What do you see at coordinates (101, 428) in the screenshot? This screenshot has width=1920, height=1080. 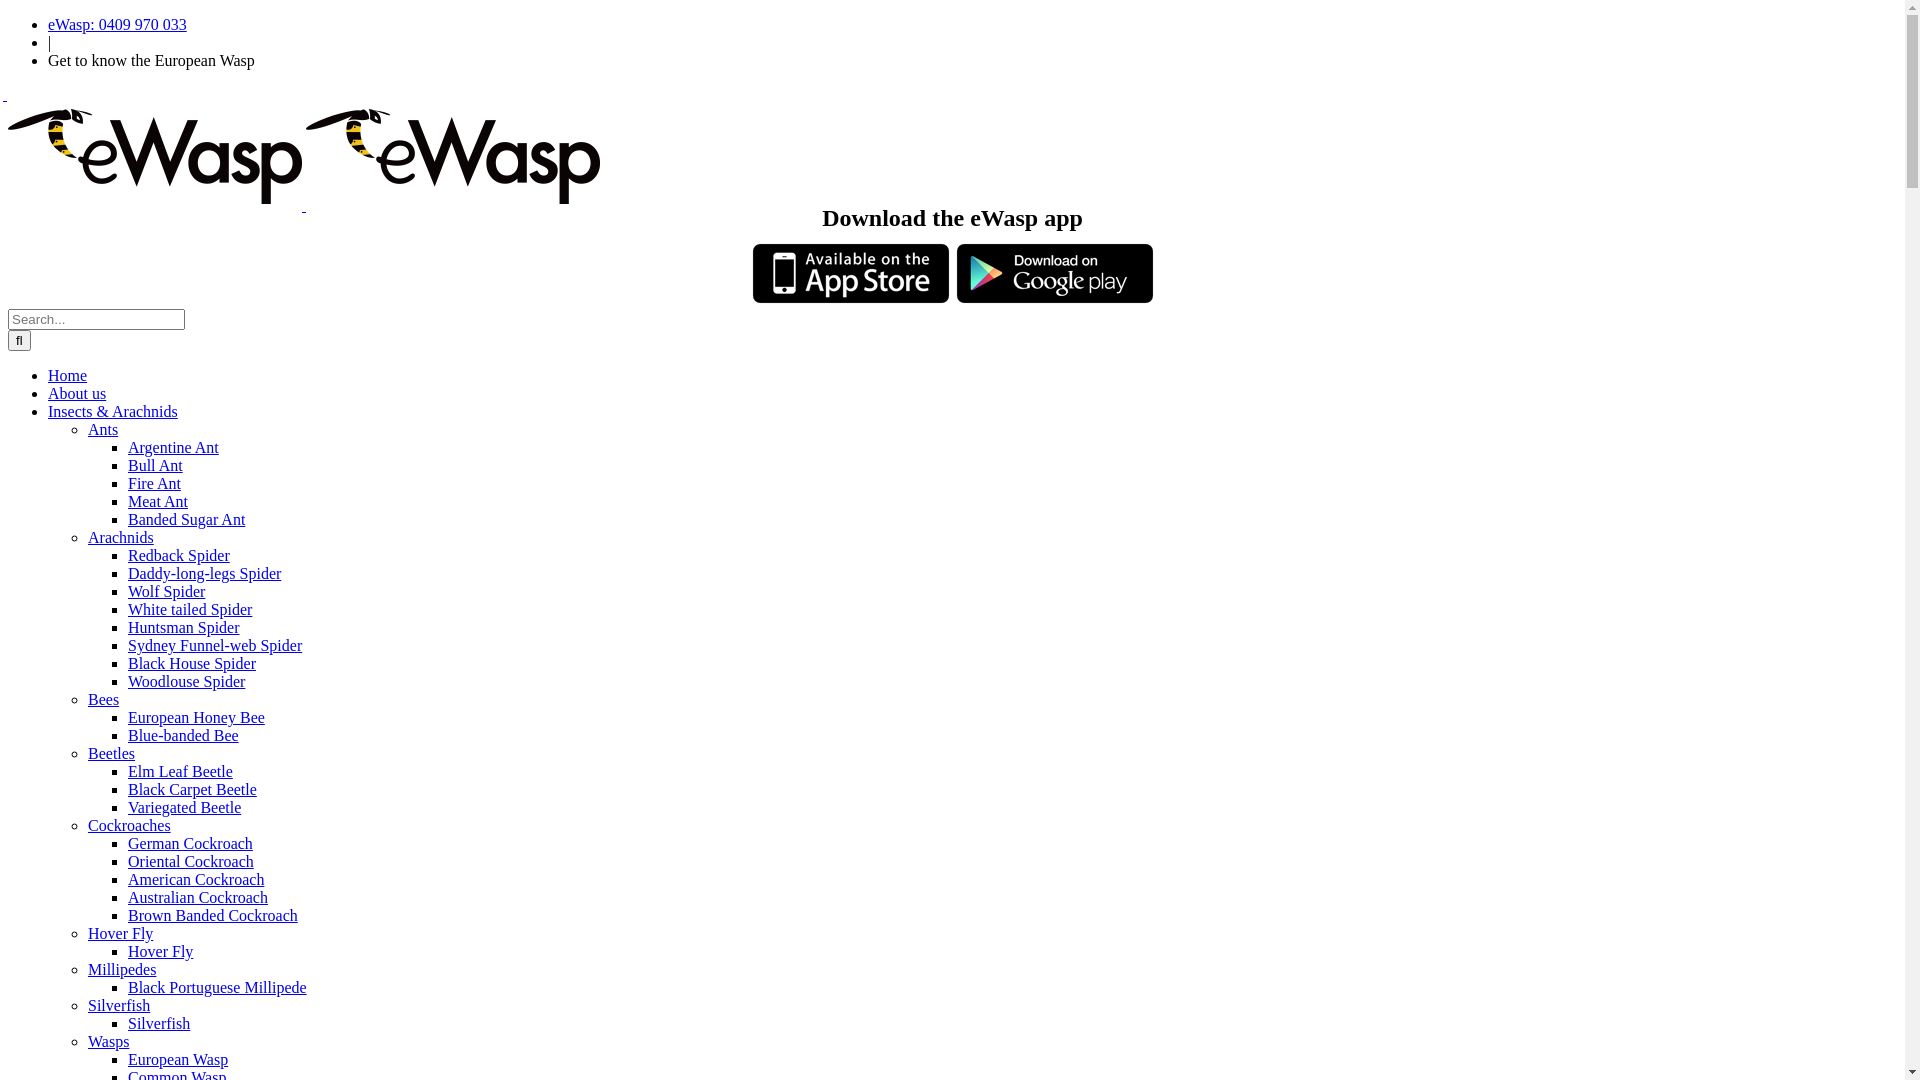 I see `'Ants'` at bounding box center [101, 428].